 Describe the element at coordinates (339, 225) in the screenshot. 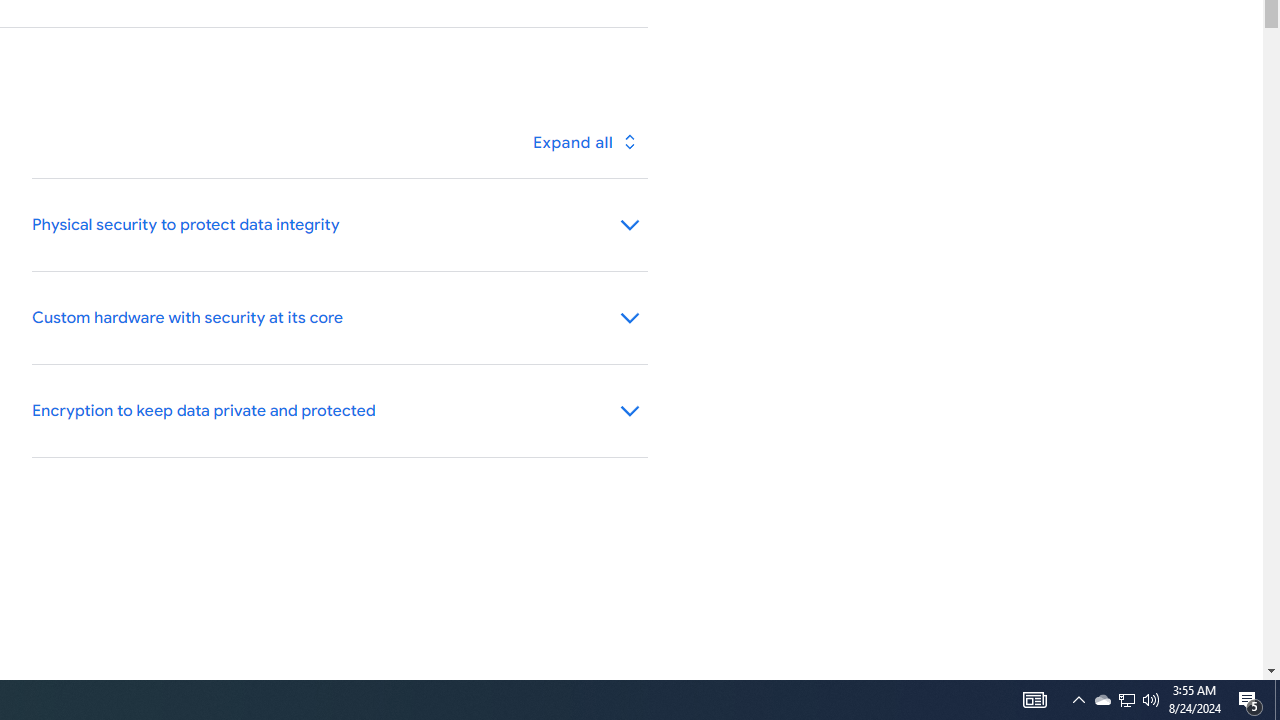

I see `'Physical security to protect data integrity'` at that location.